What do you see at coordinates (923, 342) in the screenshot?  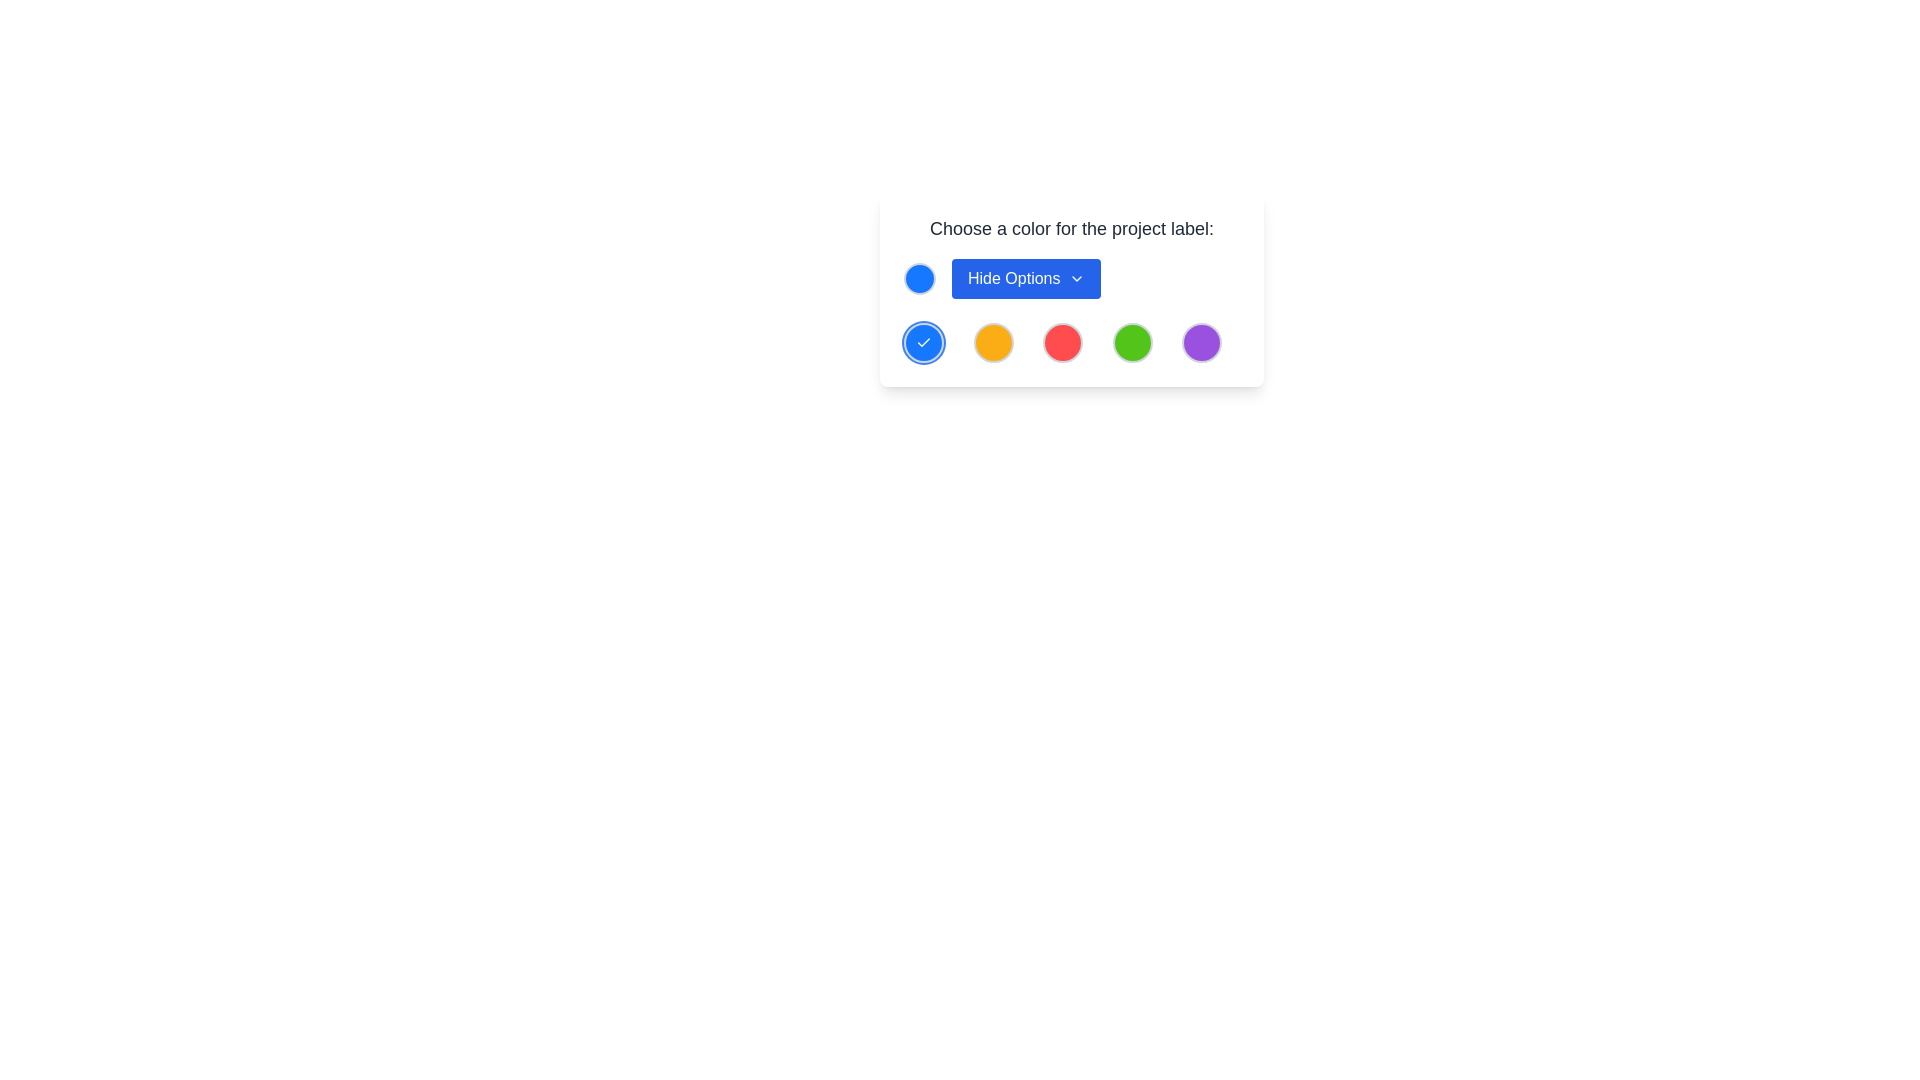 I see `the white checkmark symbol over the blue circular background to confirm selection` at bounding box center [923, 342].